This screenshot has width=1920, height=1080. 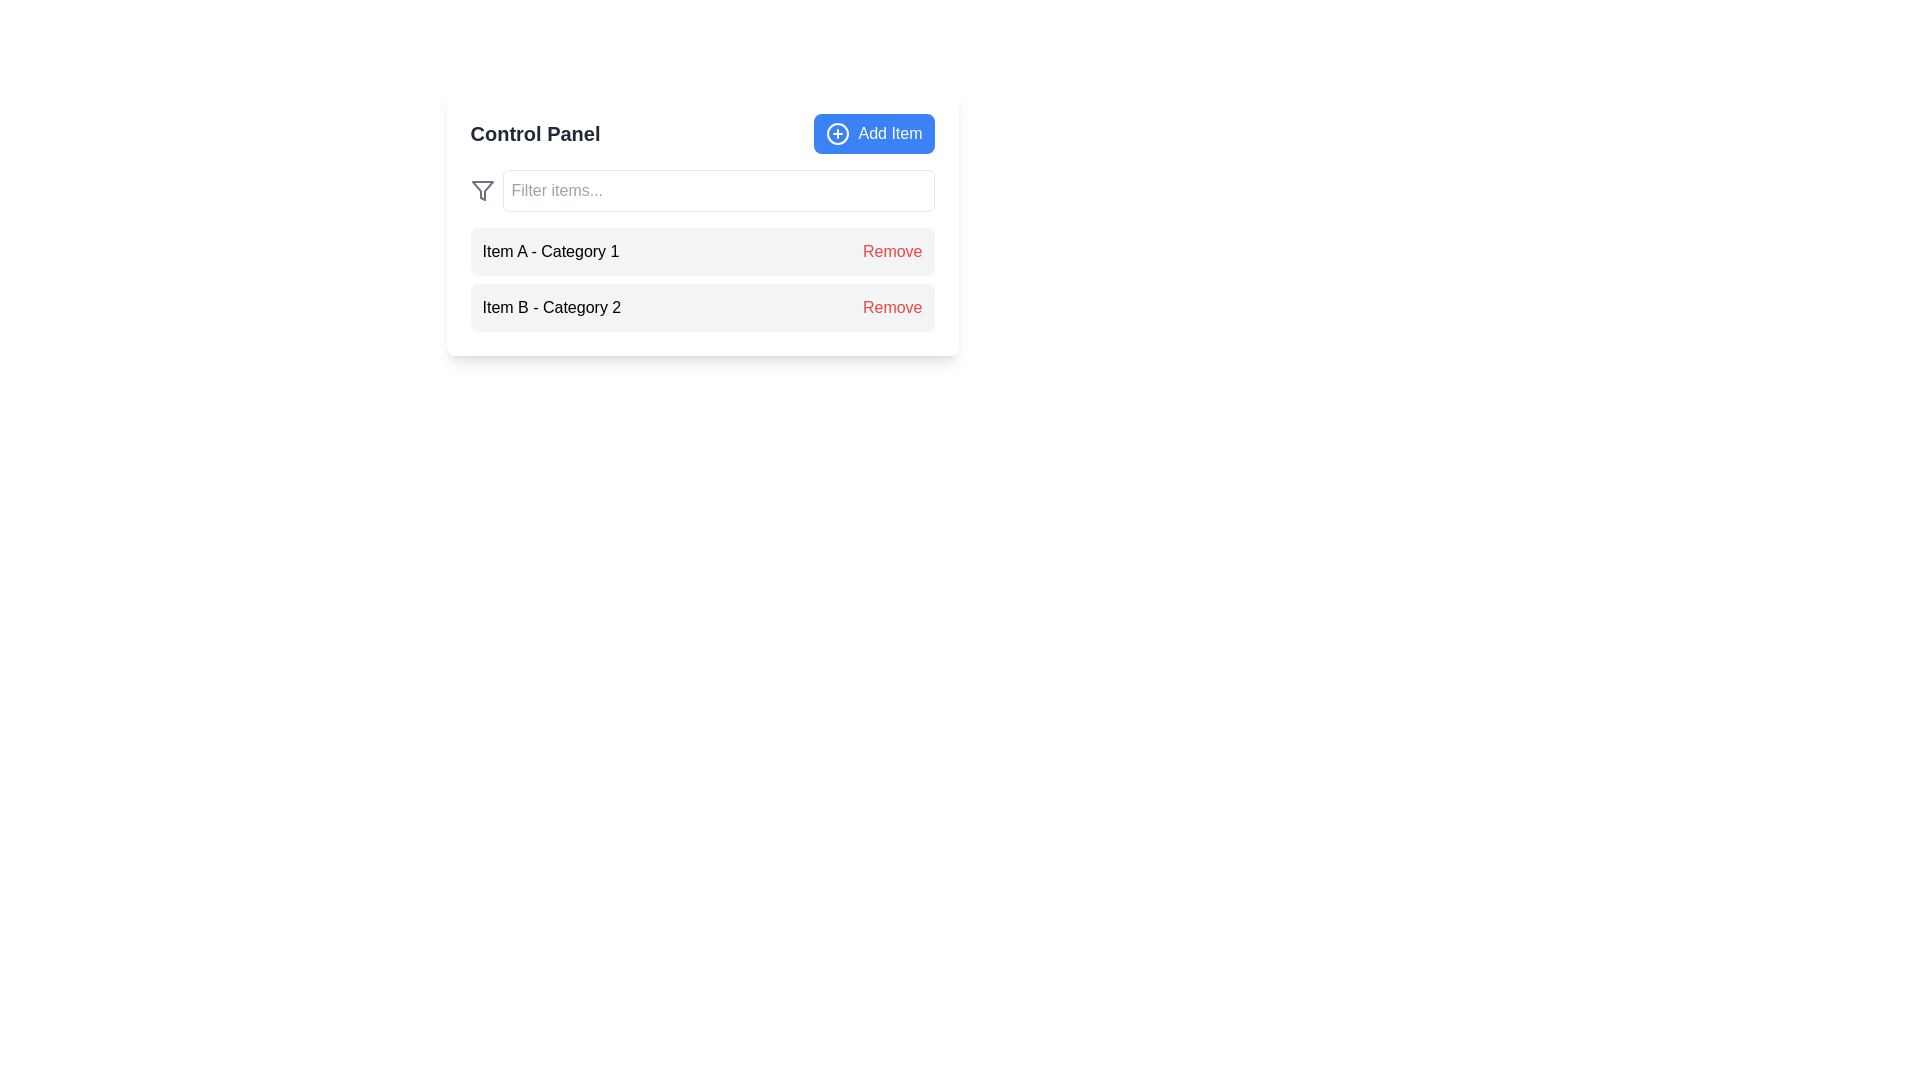 What do you see at coordinates (891, 308) in the screenshot?
I see `the 'Remove' button labeled in red, positioned within the 'Control Panel' below 'Item B - Category 2'` at bounding box center [891, 308].